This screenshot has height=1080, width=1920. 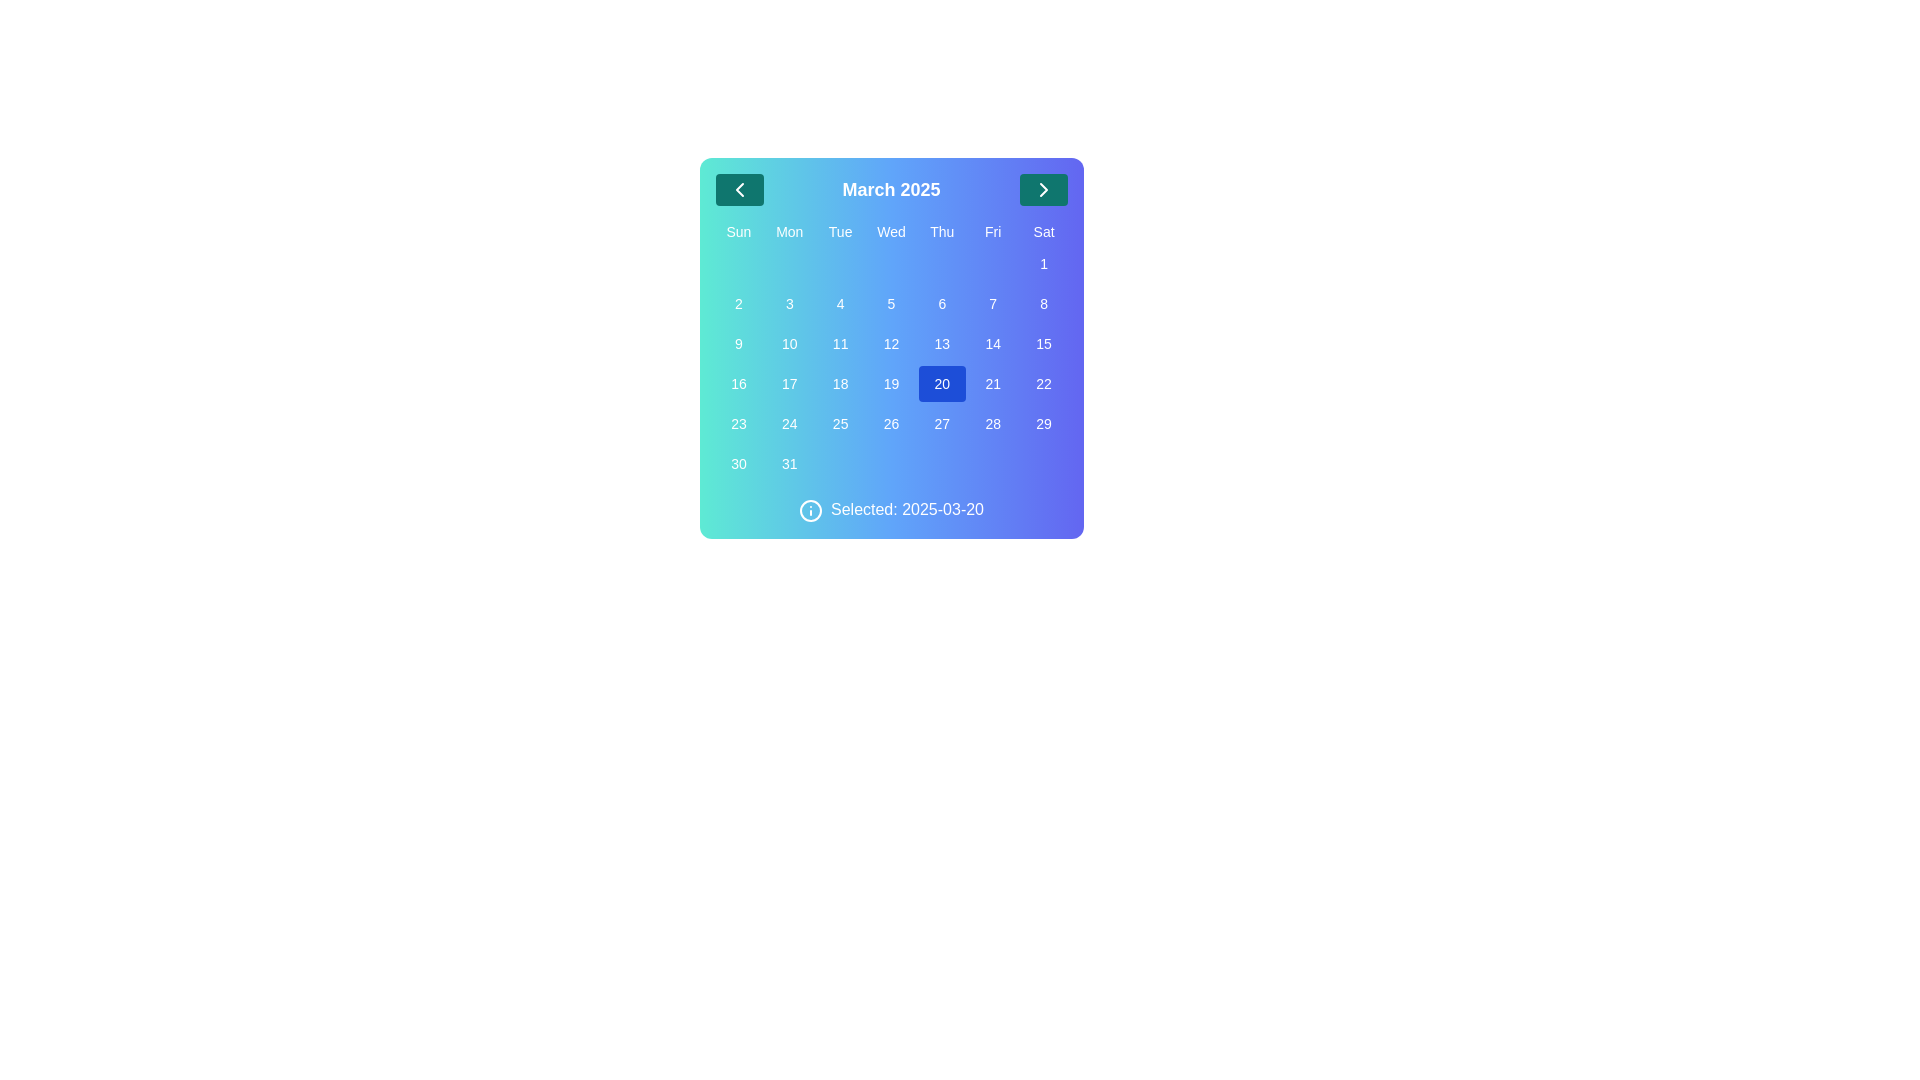 What do you see at coordinates (840, 304) in the screenshot?
I see `the light-colored rectangular button with rounded corners displaying the number '4', located in the second row and fourth column of the calendar interface under 'Tue'` at bounding box center [840, 304].